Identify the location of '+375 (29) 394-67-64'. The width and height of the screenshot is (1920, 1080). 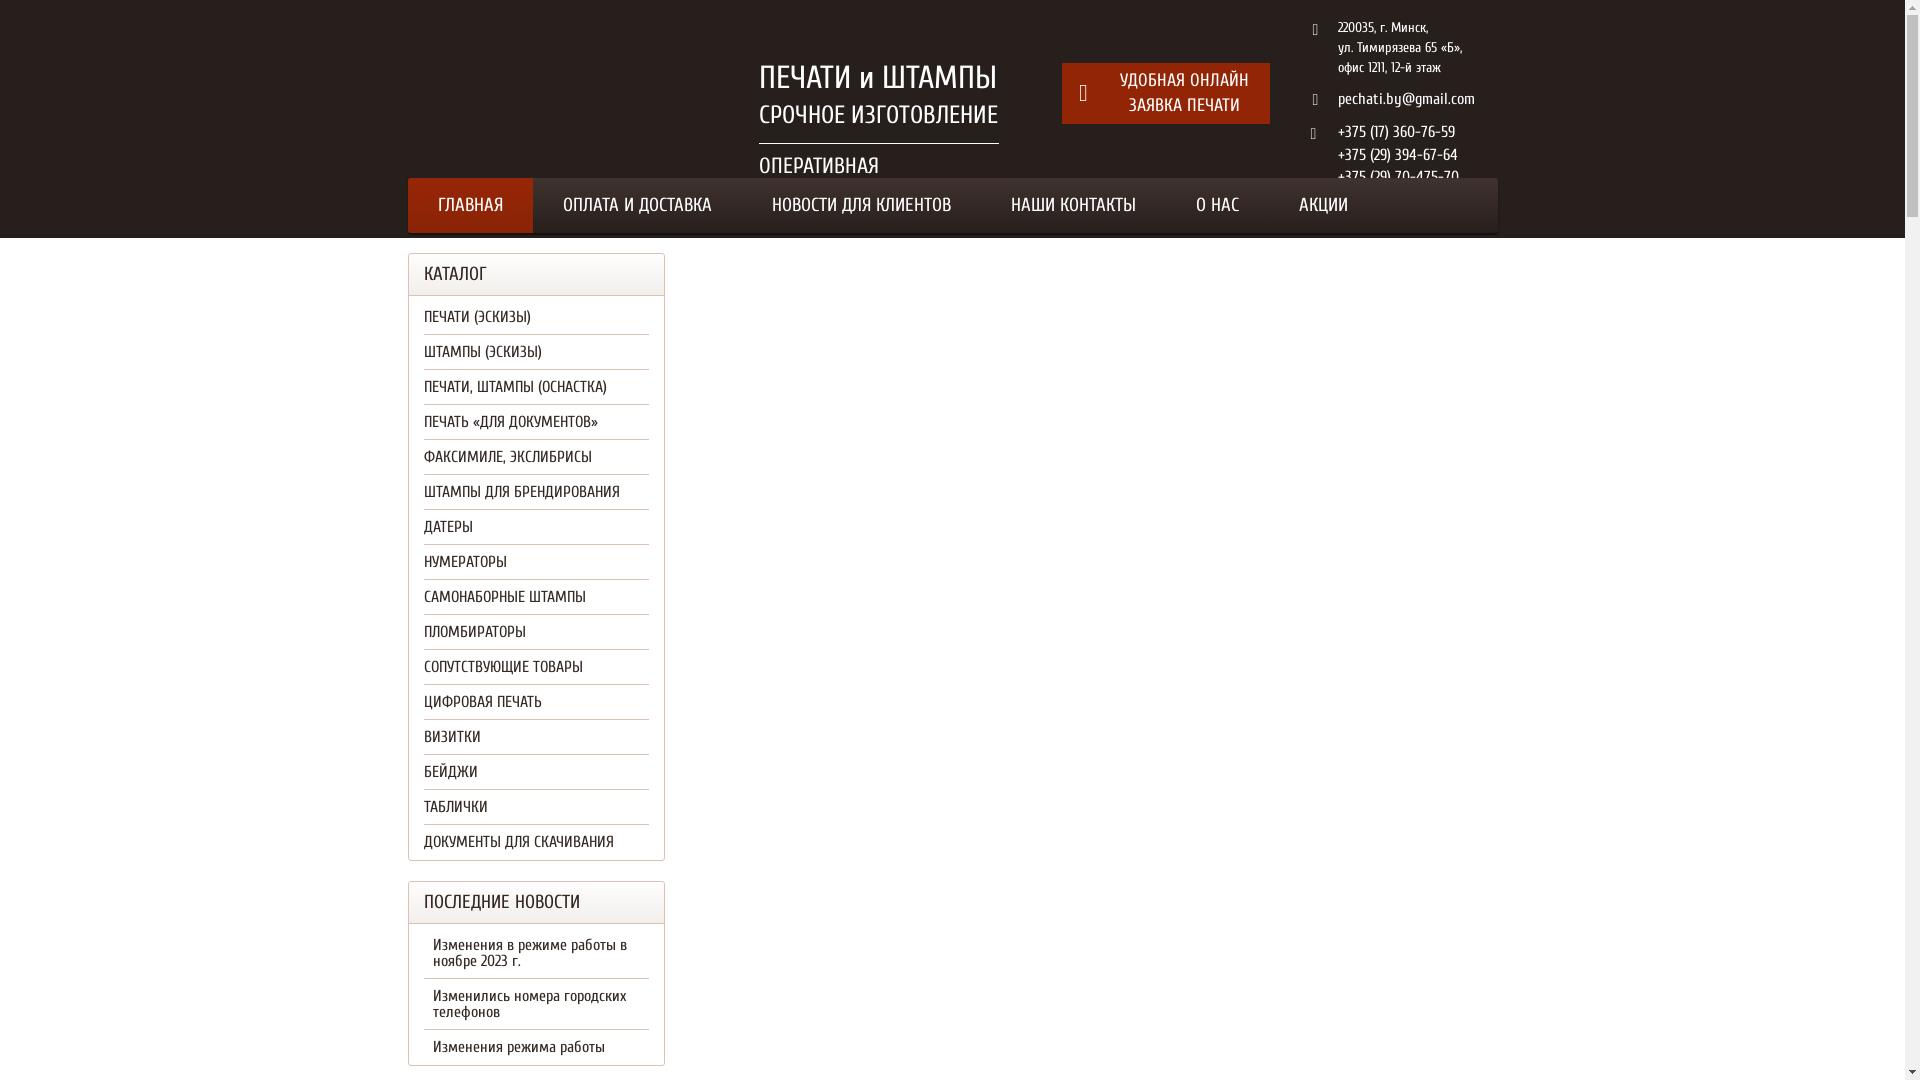
(1396, 153).